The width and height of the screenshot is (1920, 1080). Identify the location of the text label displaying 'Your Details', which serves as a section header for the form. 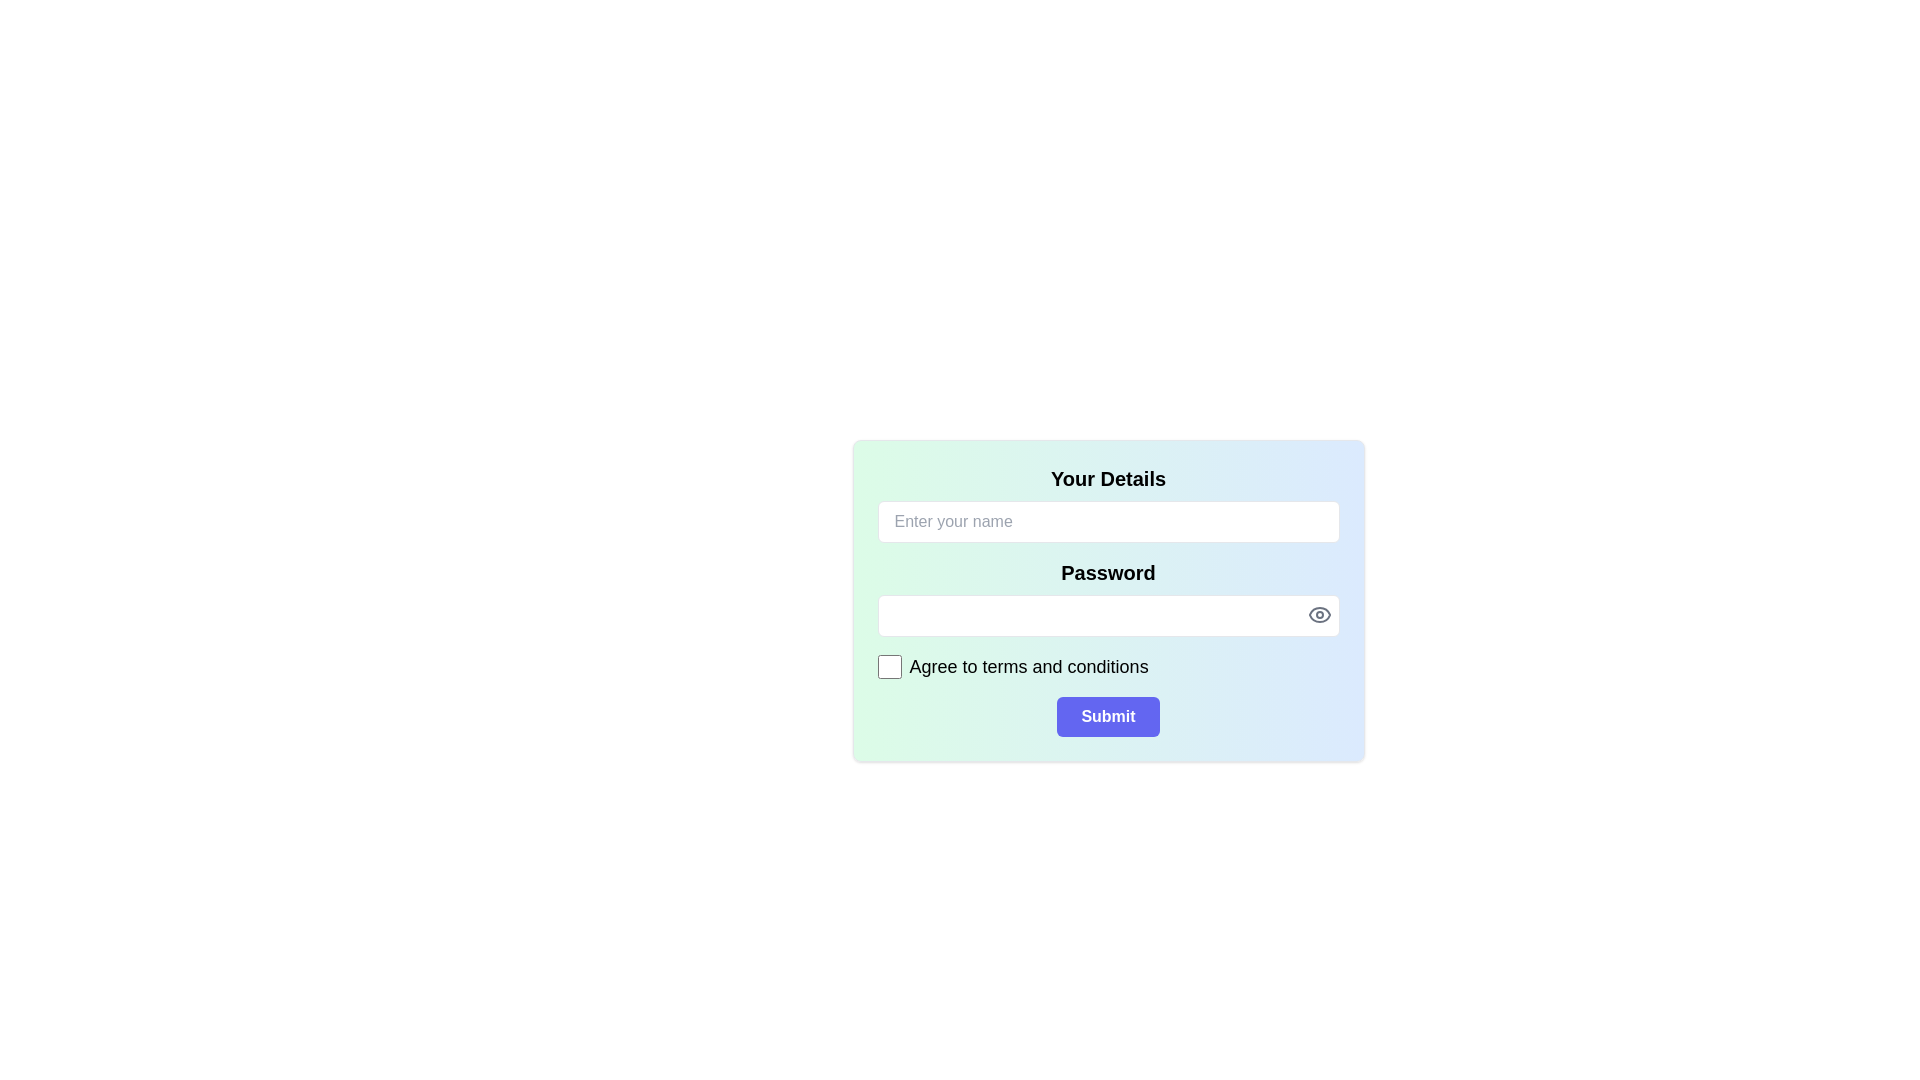
(1107, 478).